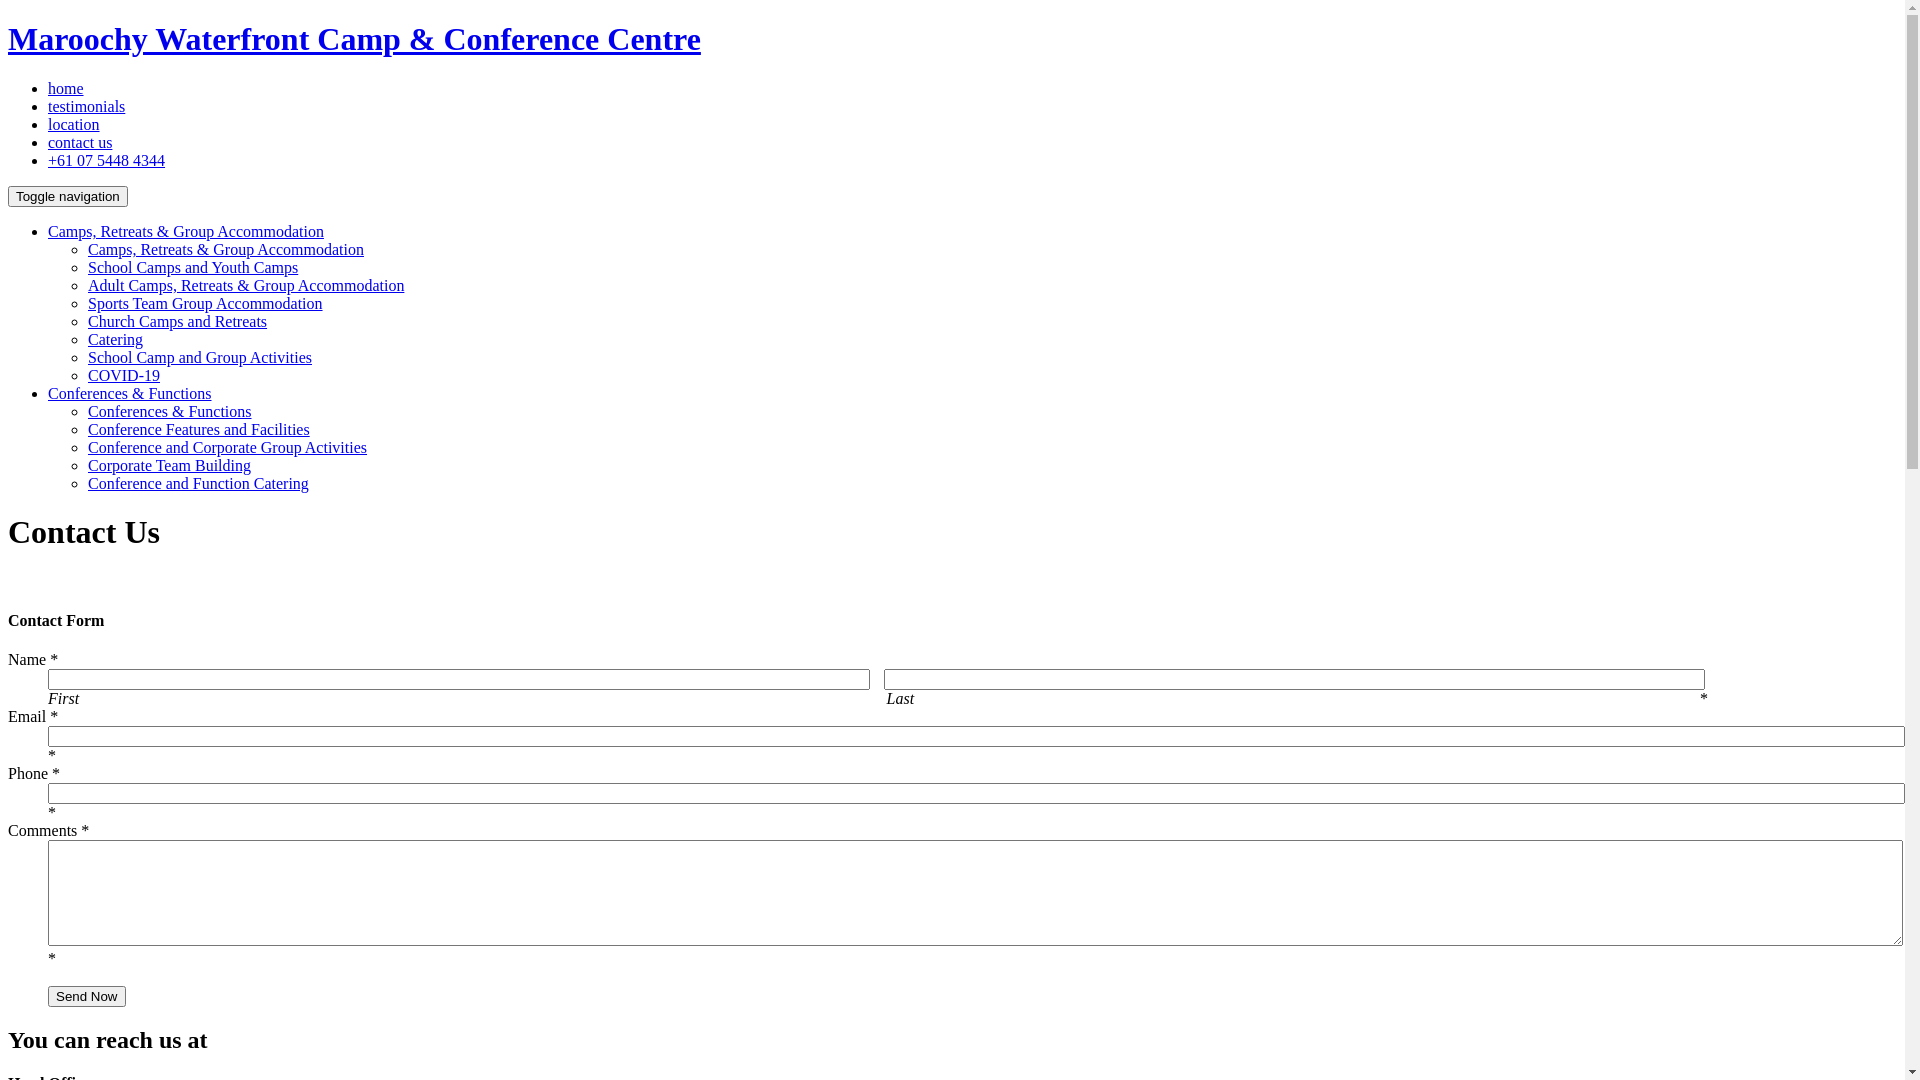  What do you see at coordinates (48, 996) in the screenshot?
I see `'Send Now'` at bounding box center [48, 996].